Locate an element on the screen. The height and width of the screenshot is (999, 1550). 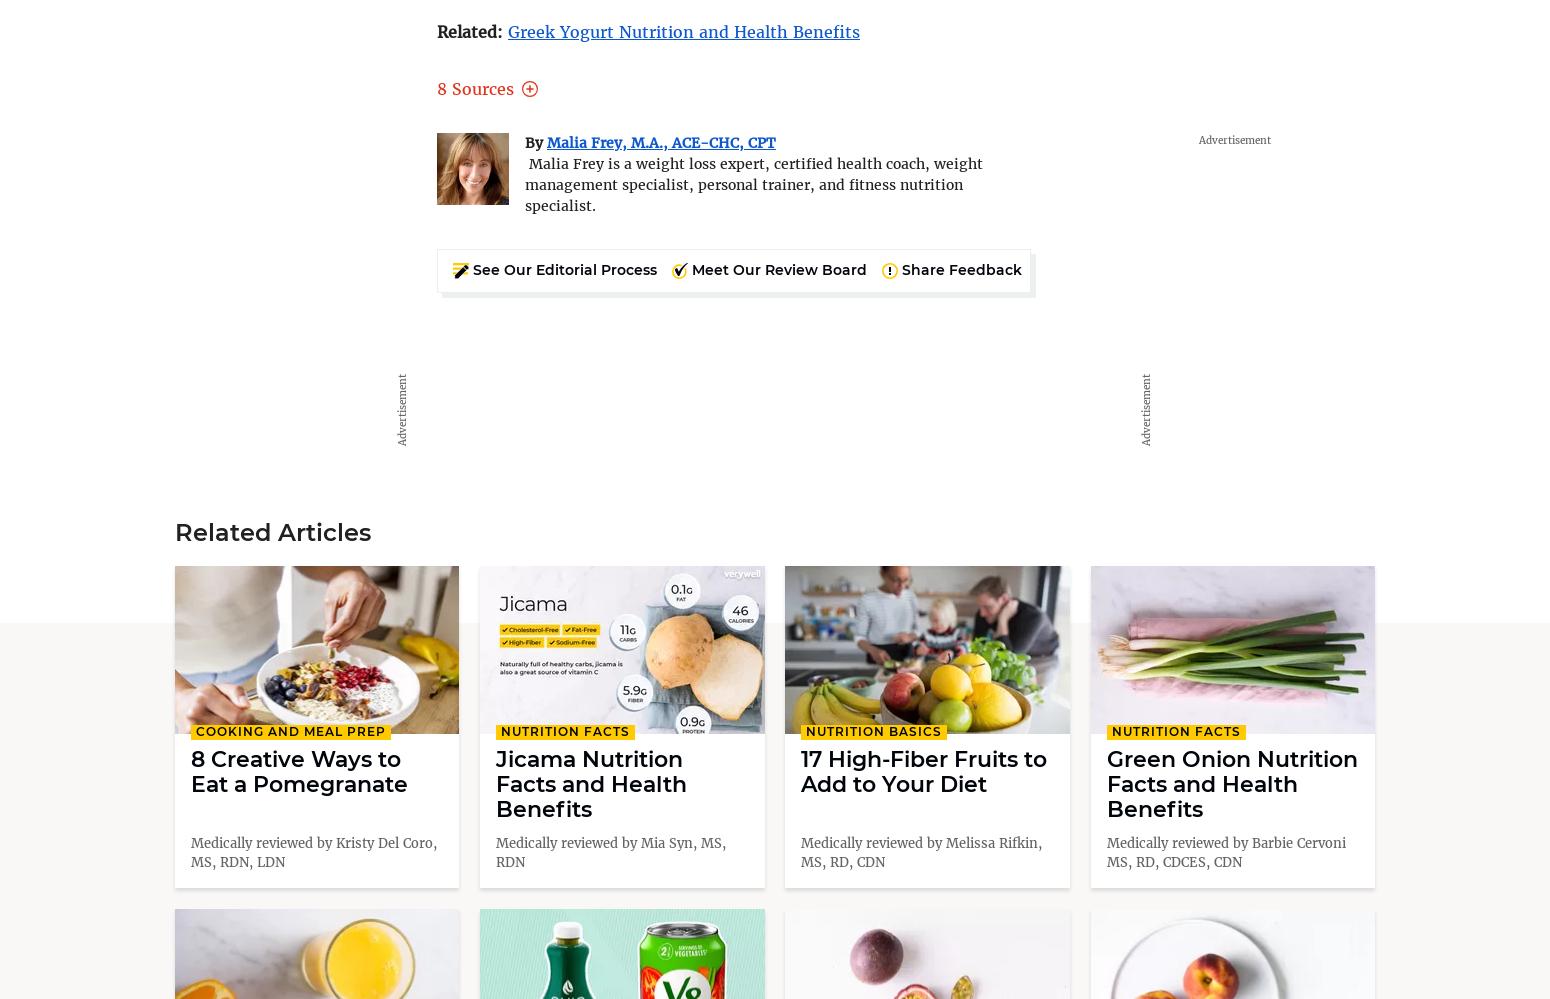
'Related Articles' is located at coordinates (272, 531).